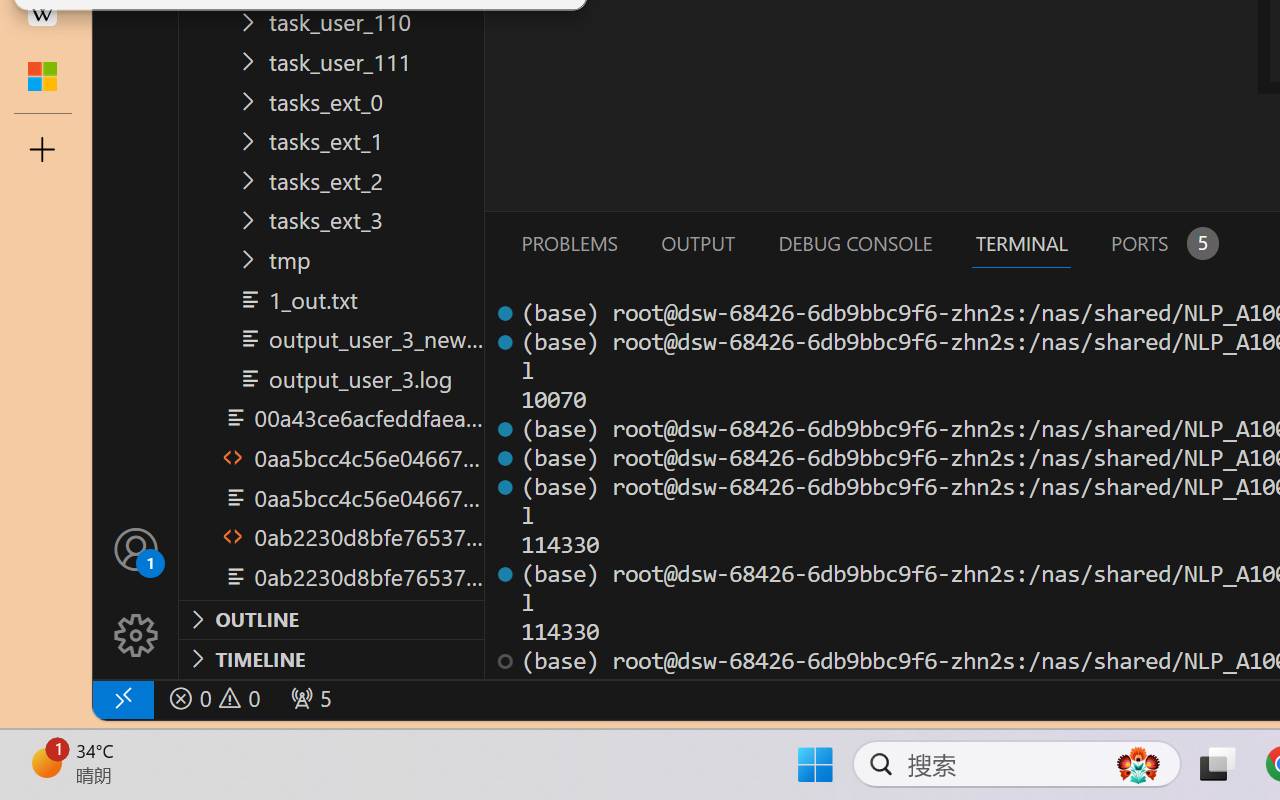  What do you see at coordinates (213, 698) in the screenshot?
I see `'No Problems'` at bounding box center [213, 698].